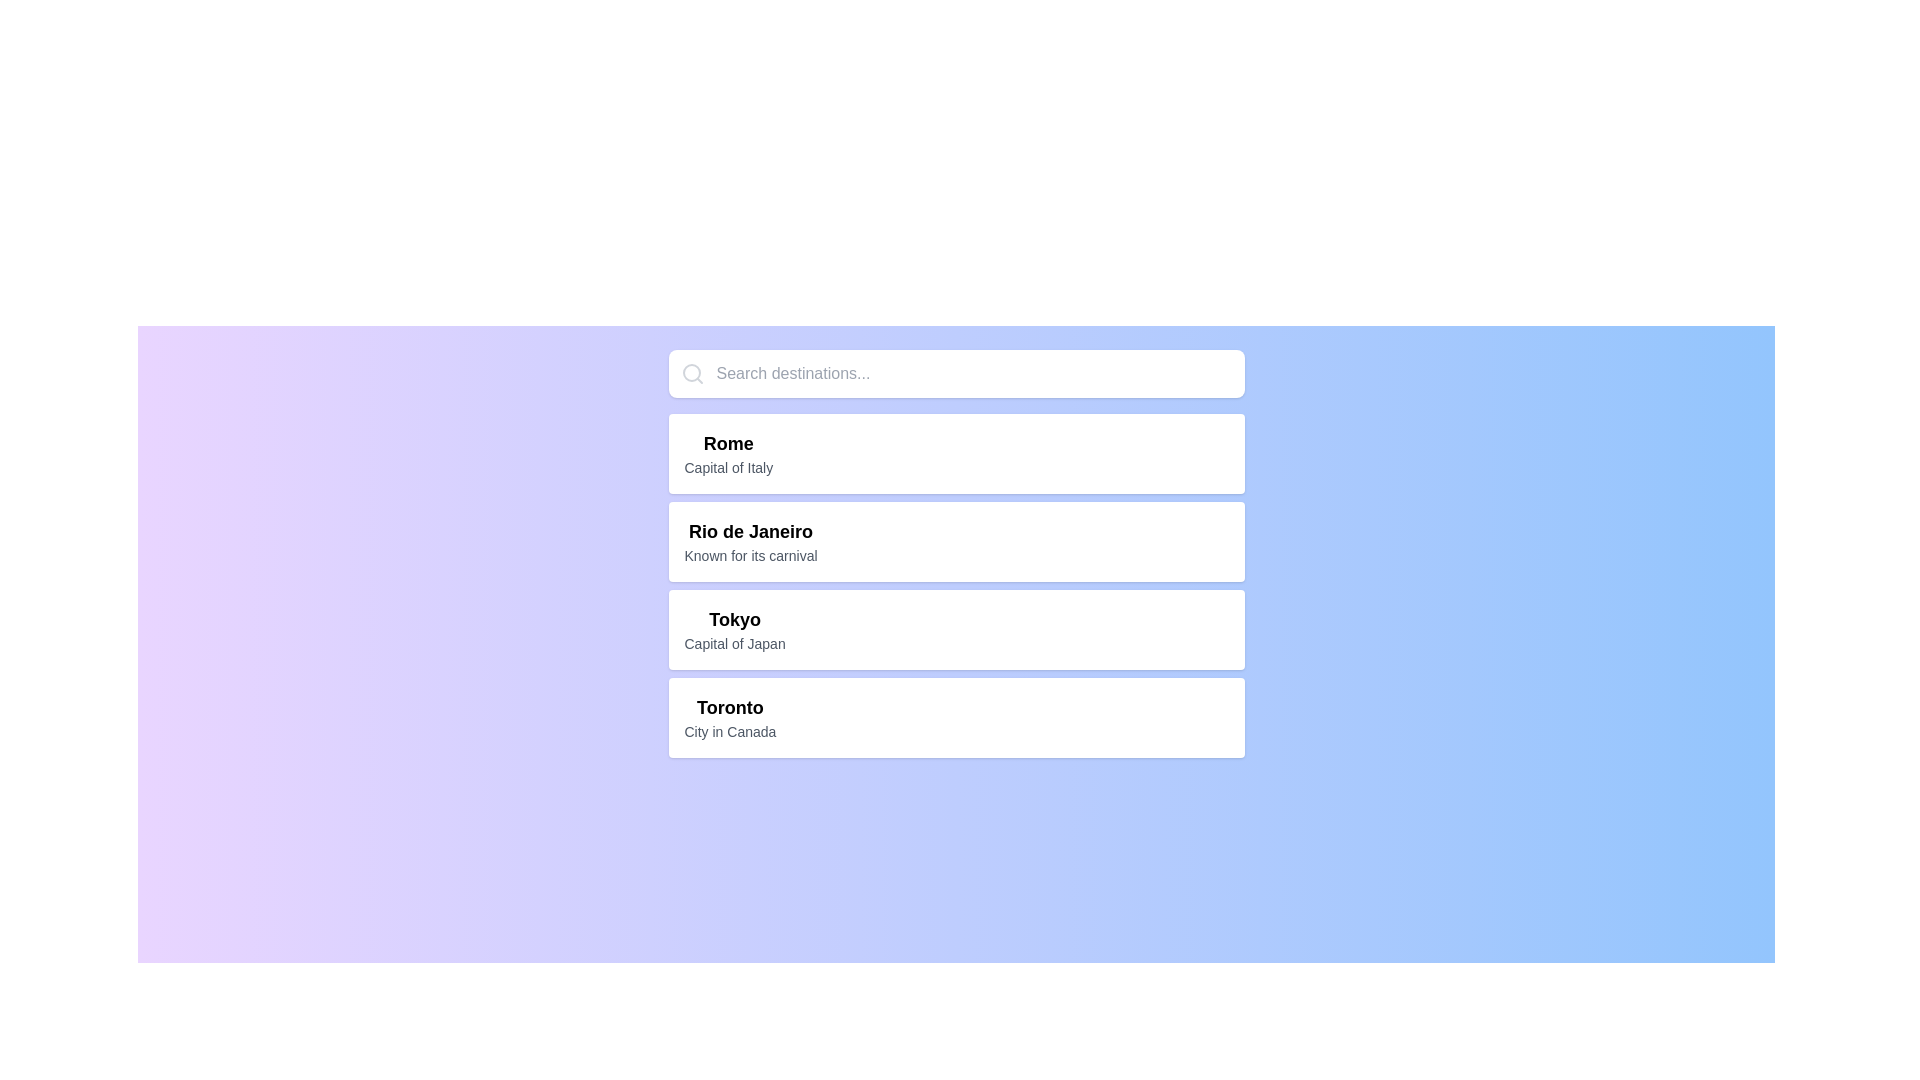 Image resolution: width=1920 pixels, height=1080 pixels. What do you see at coordinates (750, 542) in the screenshot?
I see `the second list item containing the bolded text 'Rio de Janeiro' for additional context` at bounding box center [750, 542].